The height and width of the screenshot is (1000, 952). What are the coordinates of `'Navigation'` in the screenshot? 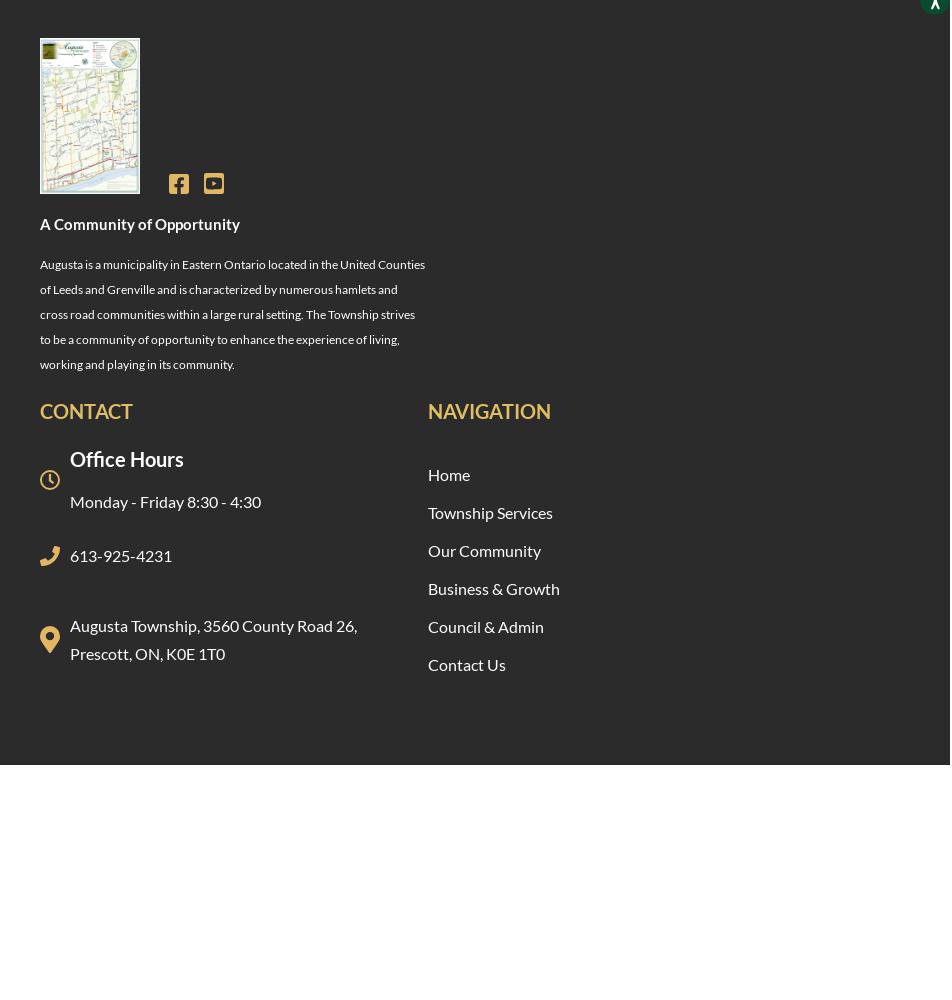 It's located at (488, 410).